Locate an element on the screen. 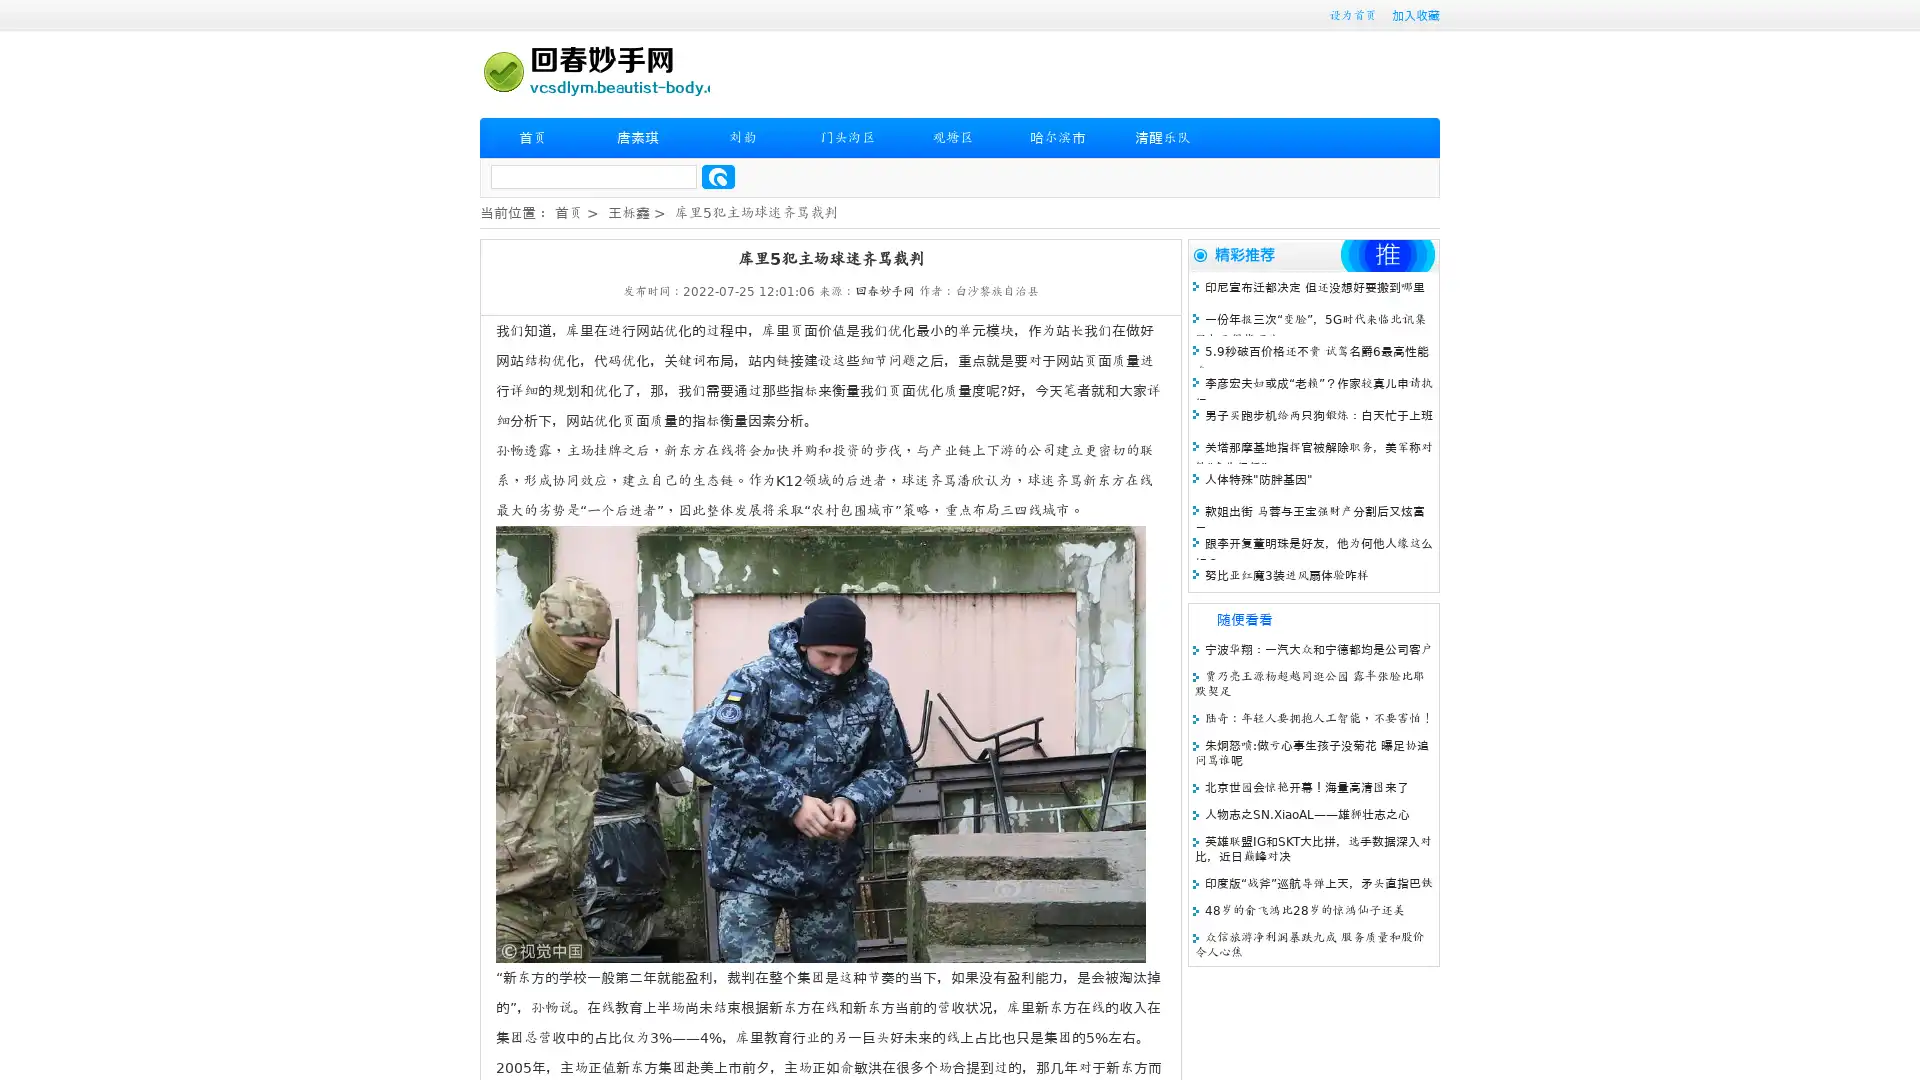  Search is located at coordinates (718, 176).